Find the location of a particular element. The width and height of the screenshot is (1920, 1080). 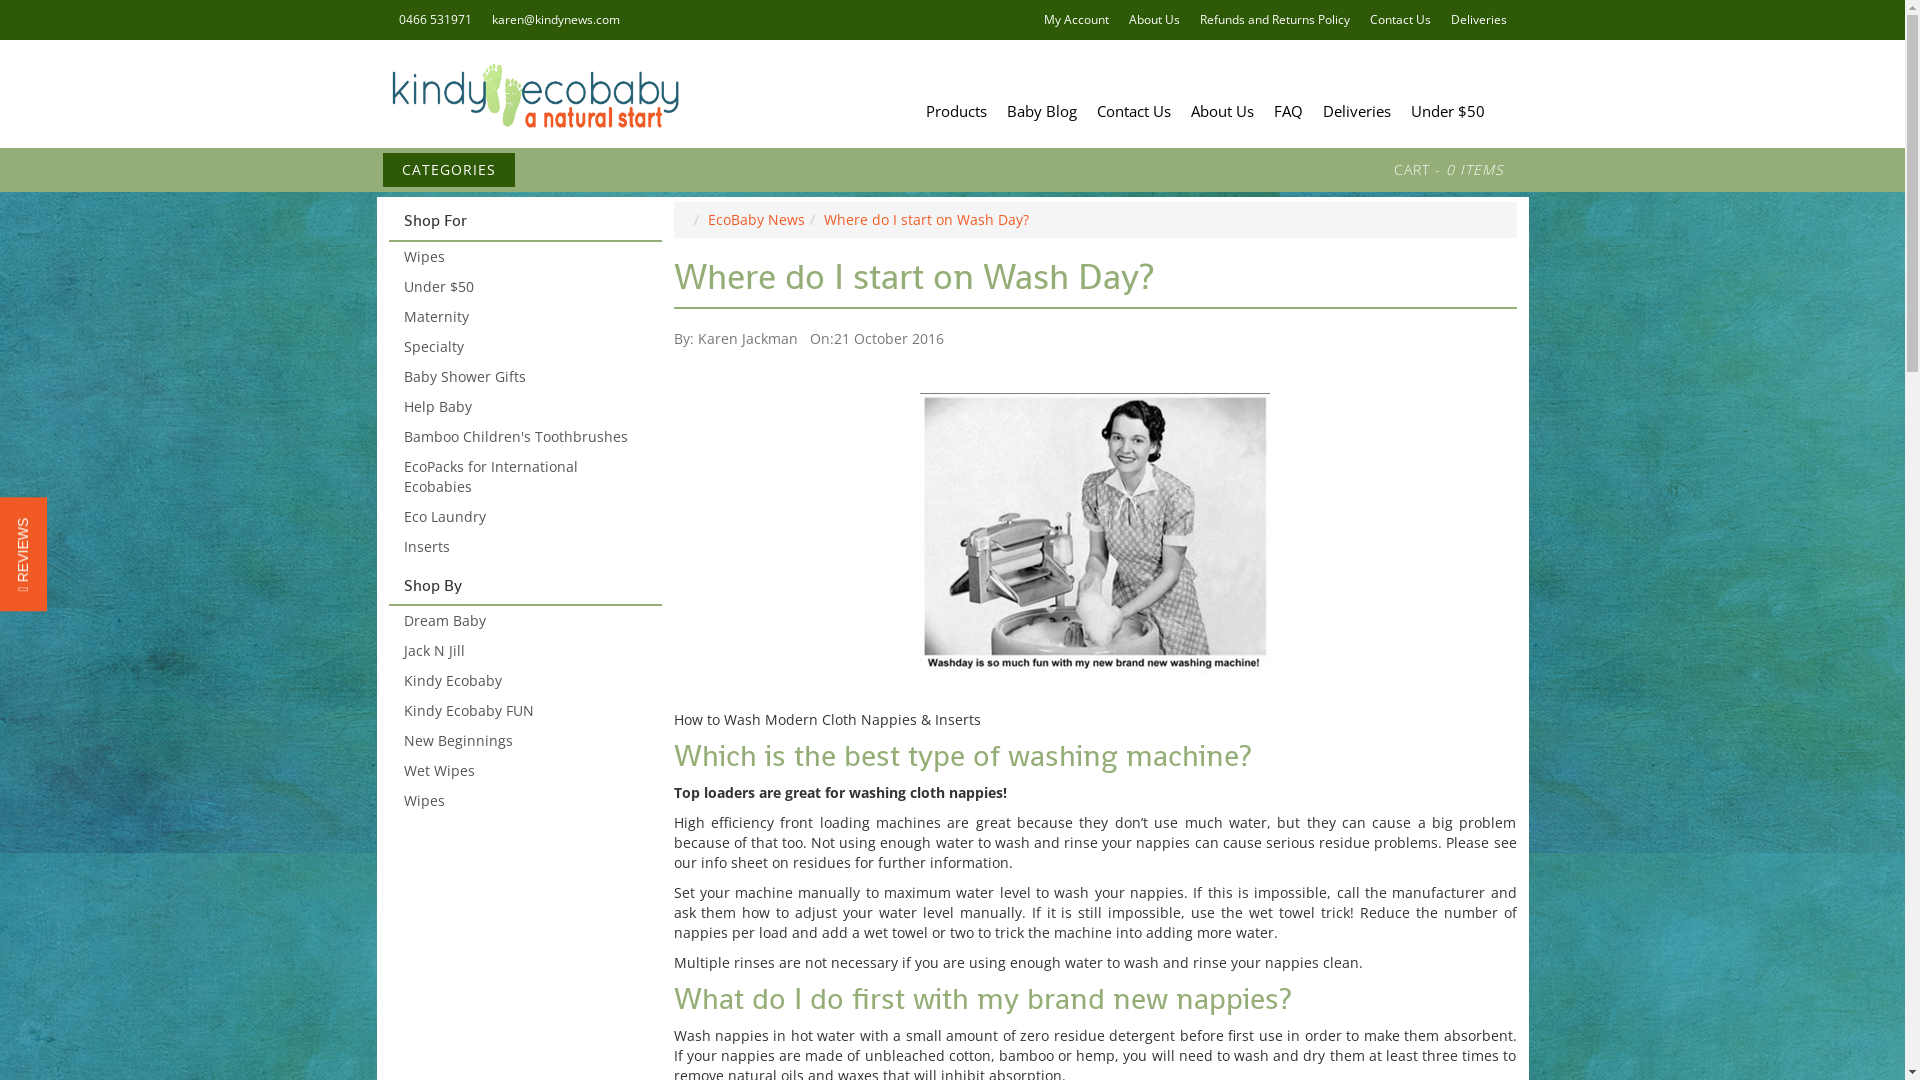

'About Us' is located at coordinates (1220, 111).